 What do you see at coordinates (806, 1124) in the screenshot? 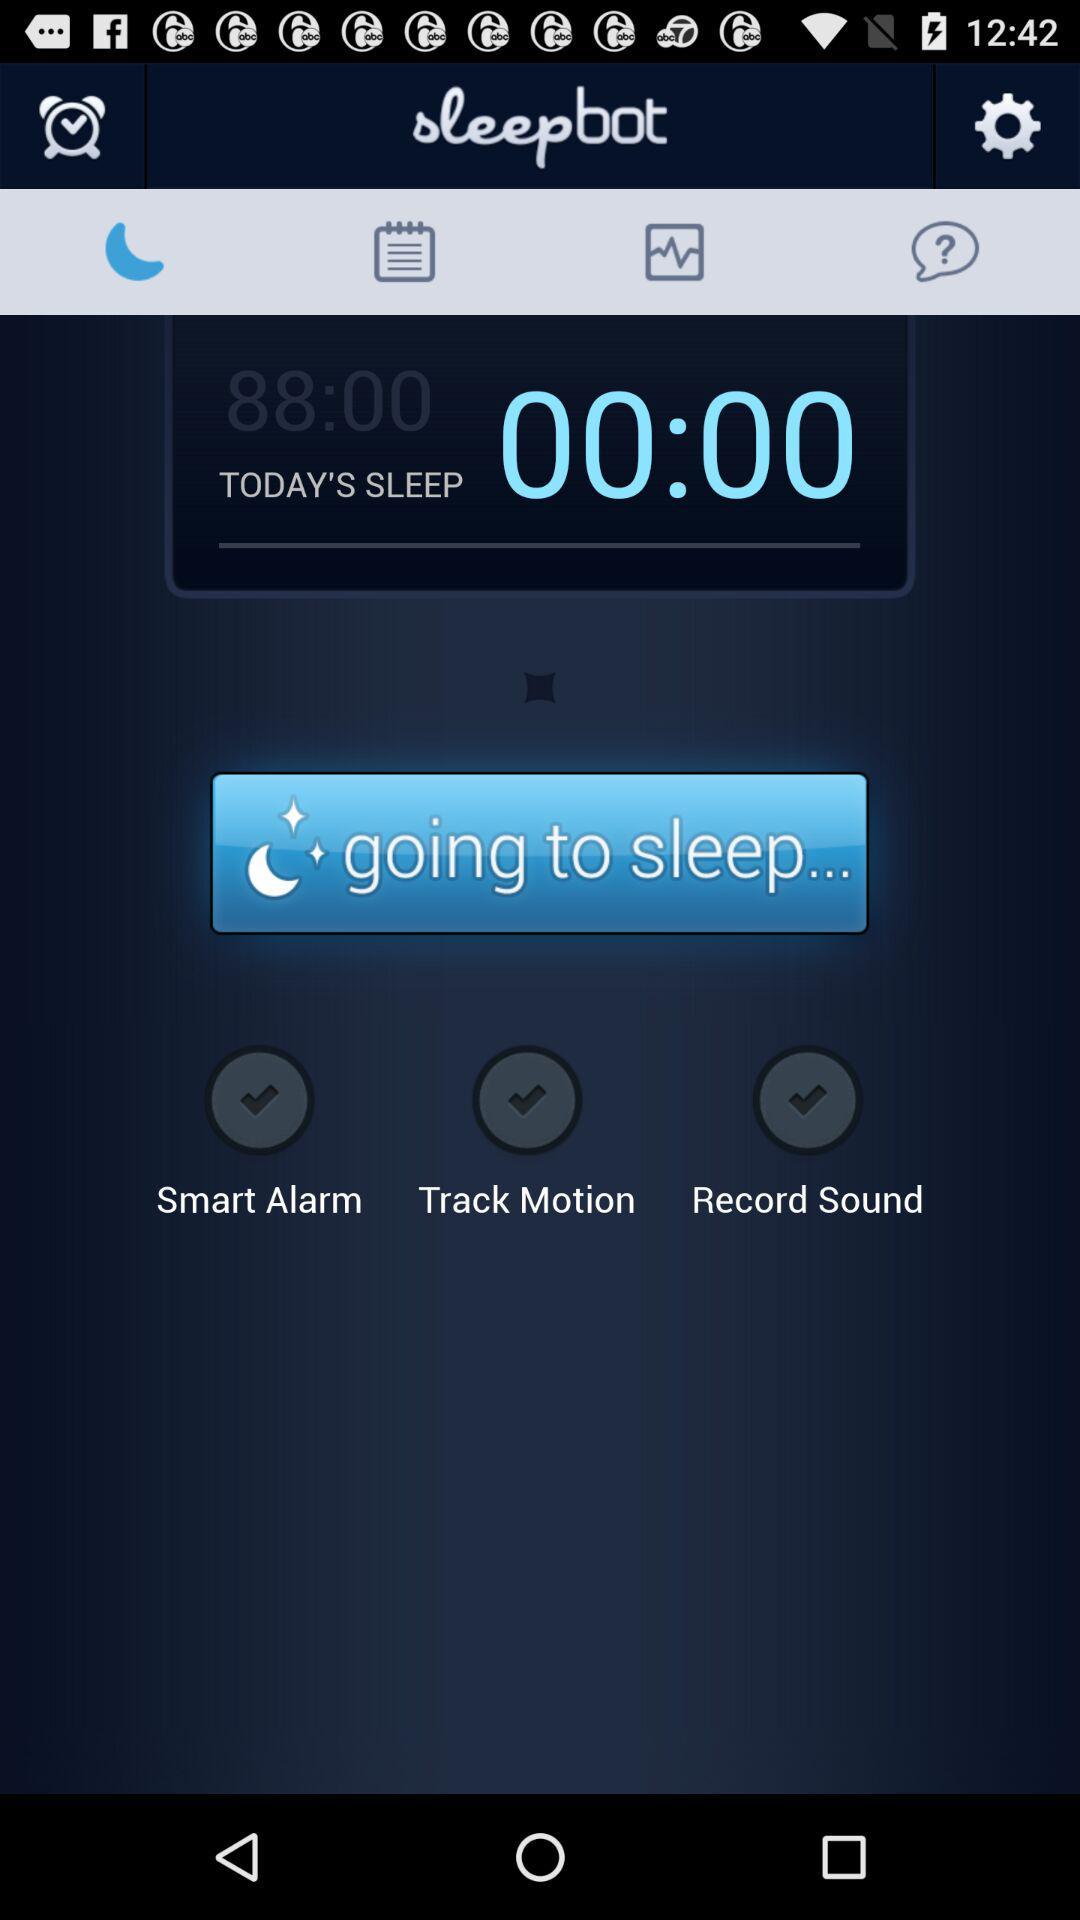
I see `record sound app` at bounding box center [806, 1124].